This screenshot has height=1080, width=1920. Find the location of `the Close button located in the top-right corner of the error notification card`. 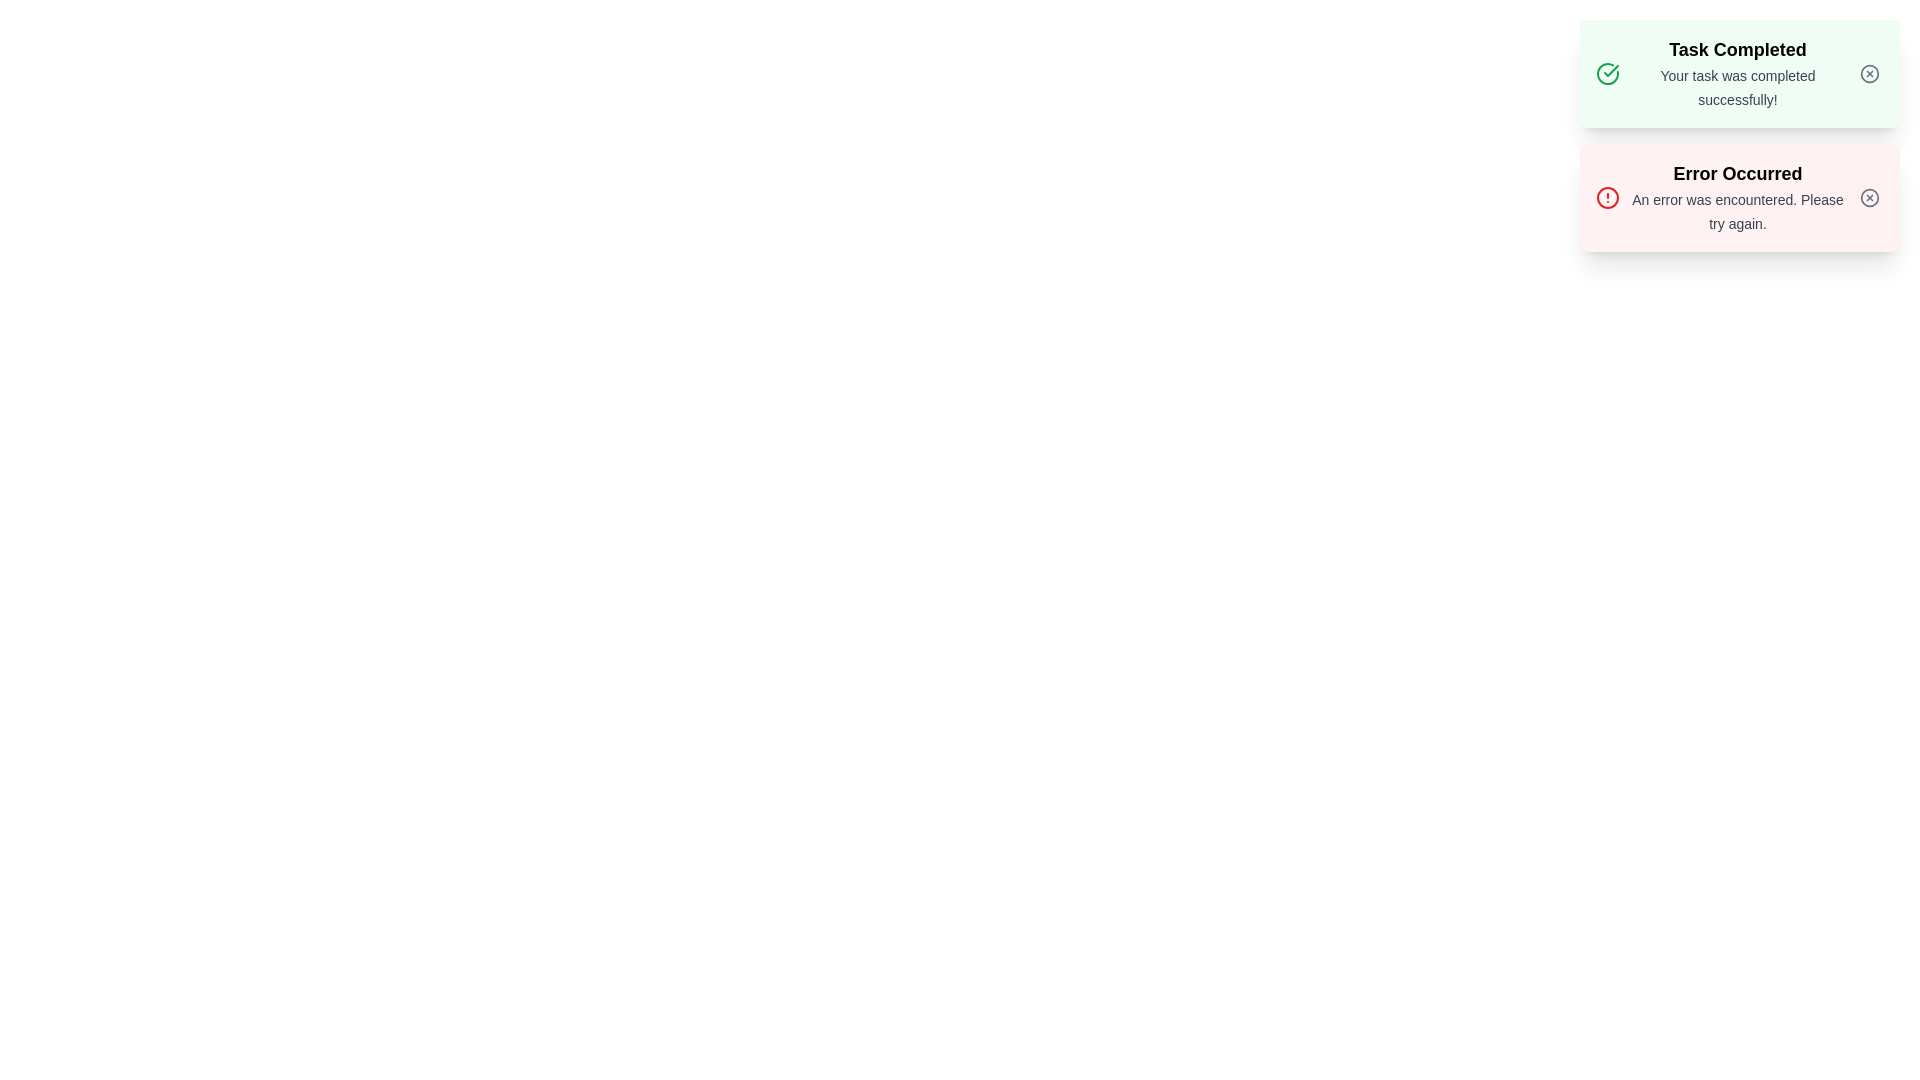

the Close button located in the top-right corner of the error notification card is located at coordinates (1869, 197).